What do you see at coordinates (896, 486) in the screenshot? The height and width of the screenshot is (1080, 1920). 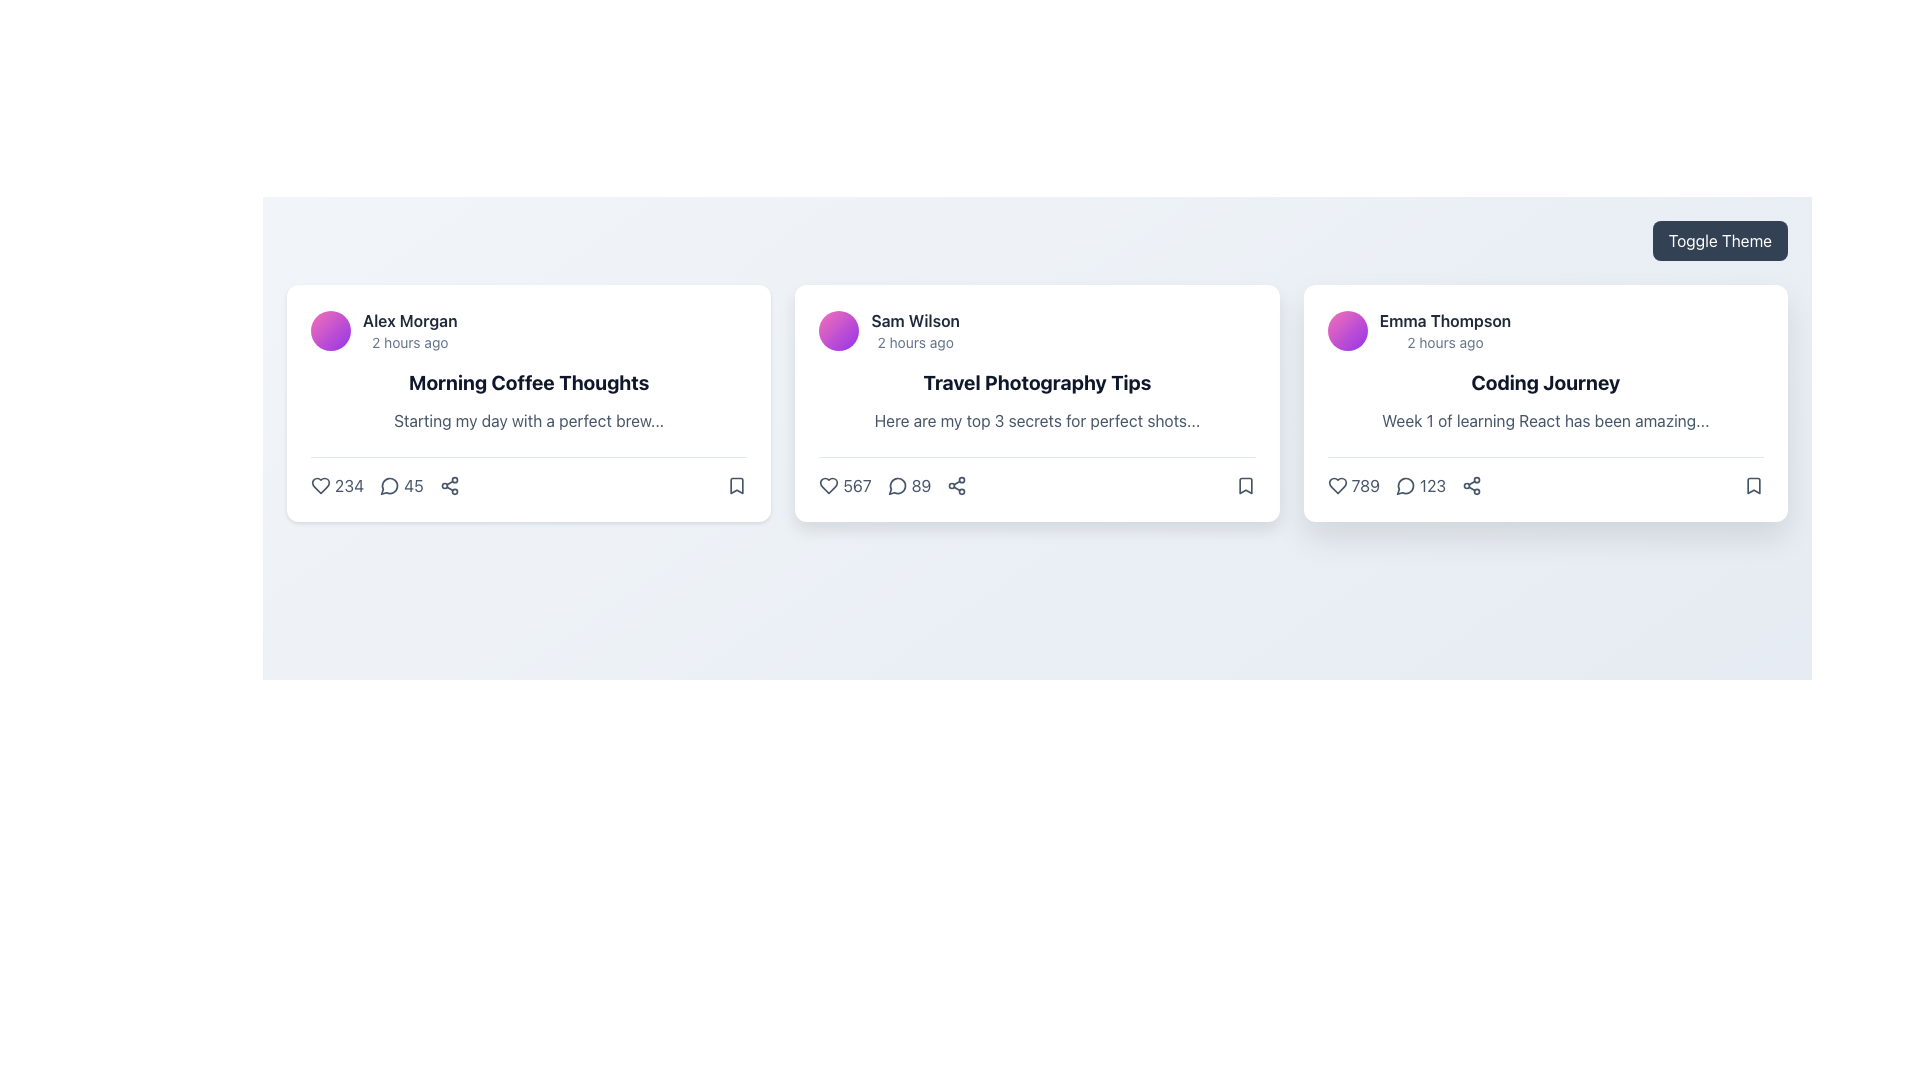 I see `the comment section indicator icon located under the 'Travel Photography Tips' content in the second card from the left, adjacent to numerical statistics` at bounding box center [896, 486].